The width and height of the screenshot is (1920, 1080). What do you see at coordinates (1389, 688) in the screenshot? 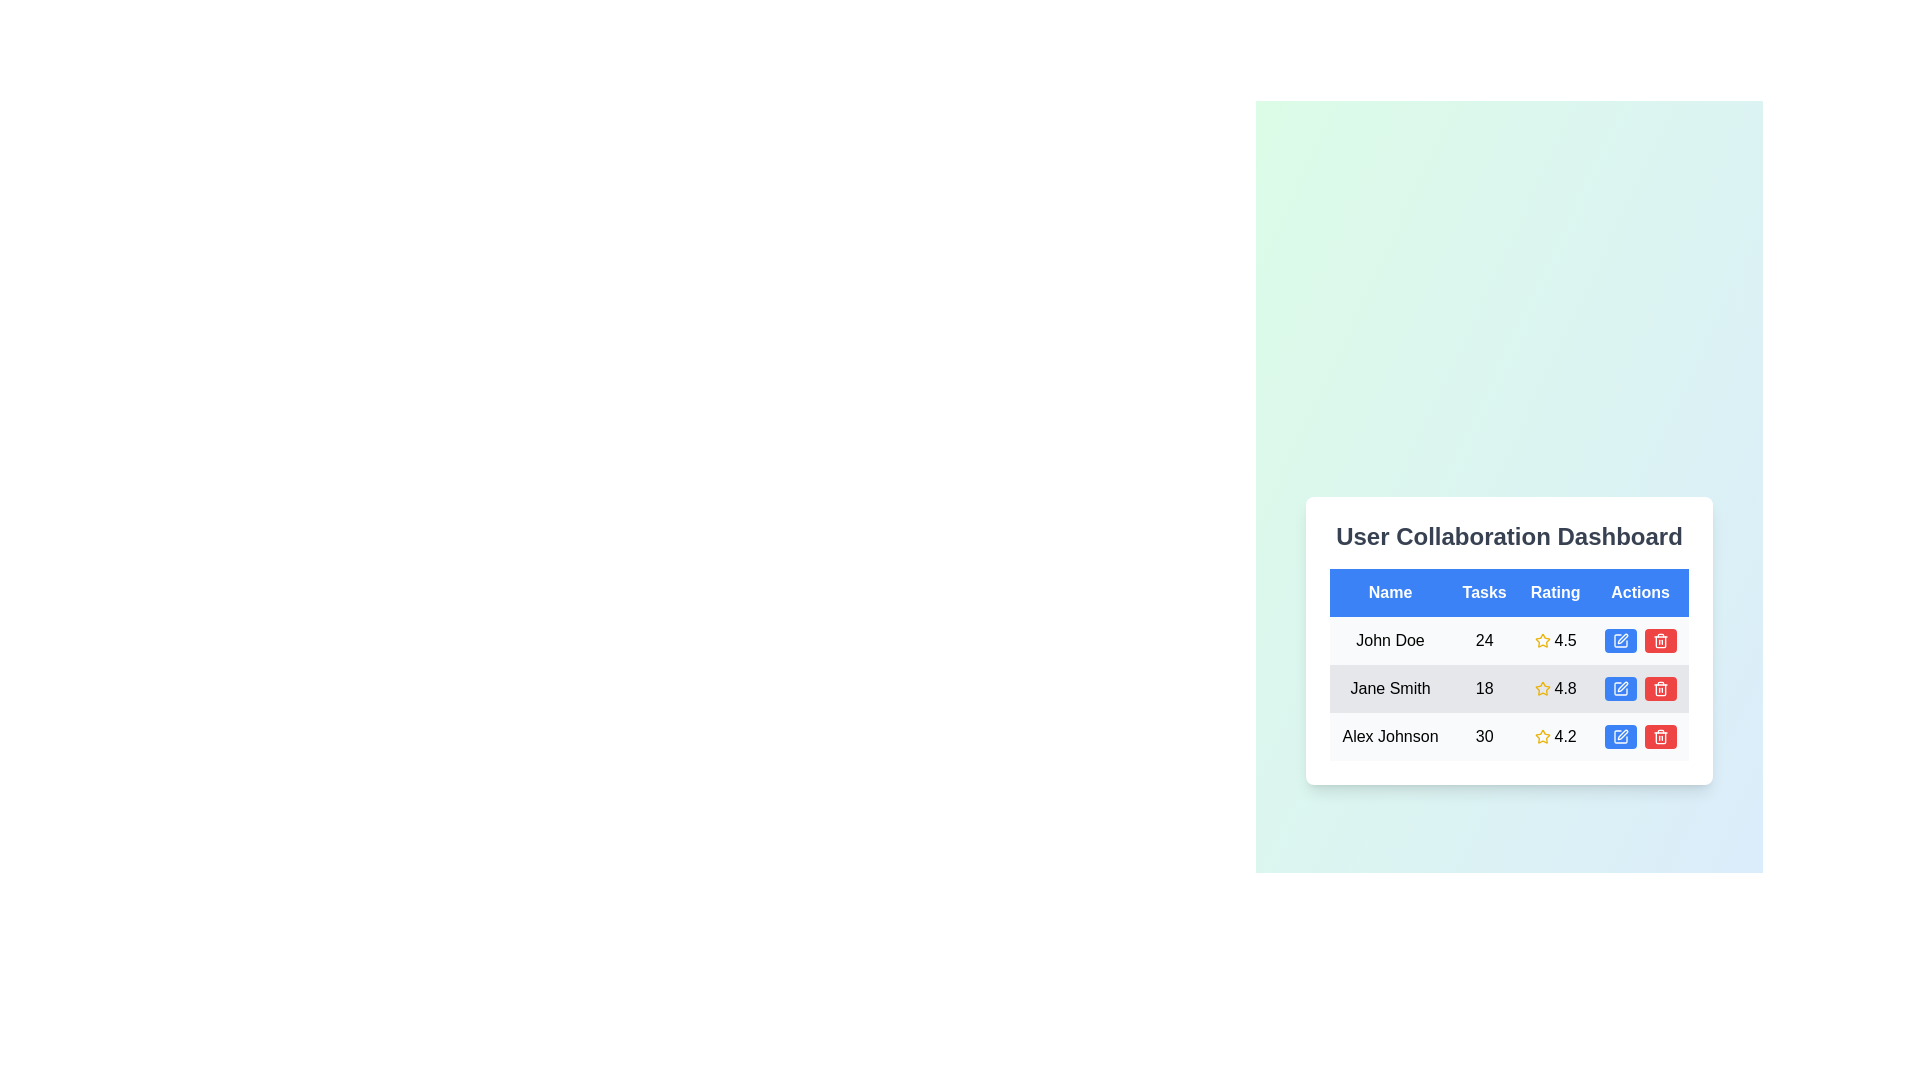
I see `the text displayed in the 'Name' column of the table, specifically in the second row, which identifies the user` at bounding box center [1389, 688].